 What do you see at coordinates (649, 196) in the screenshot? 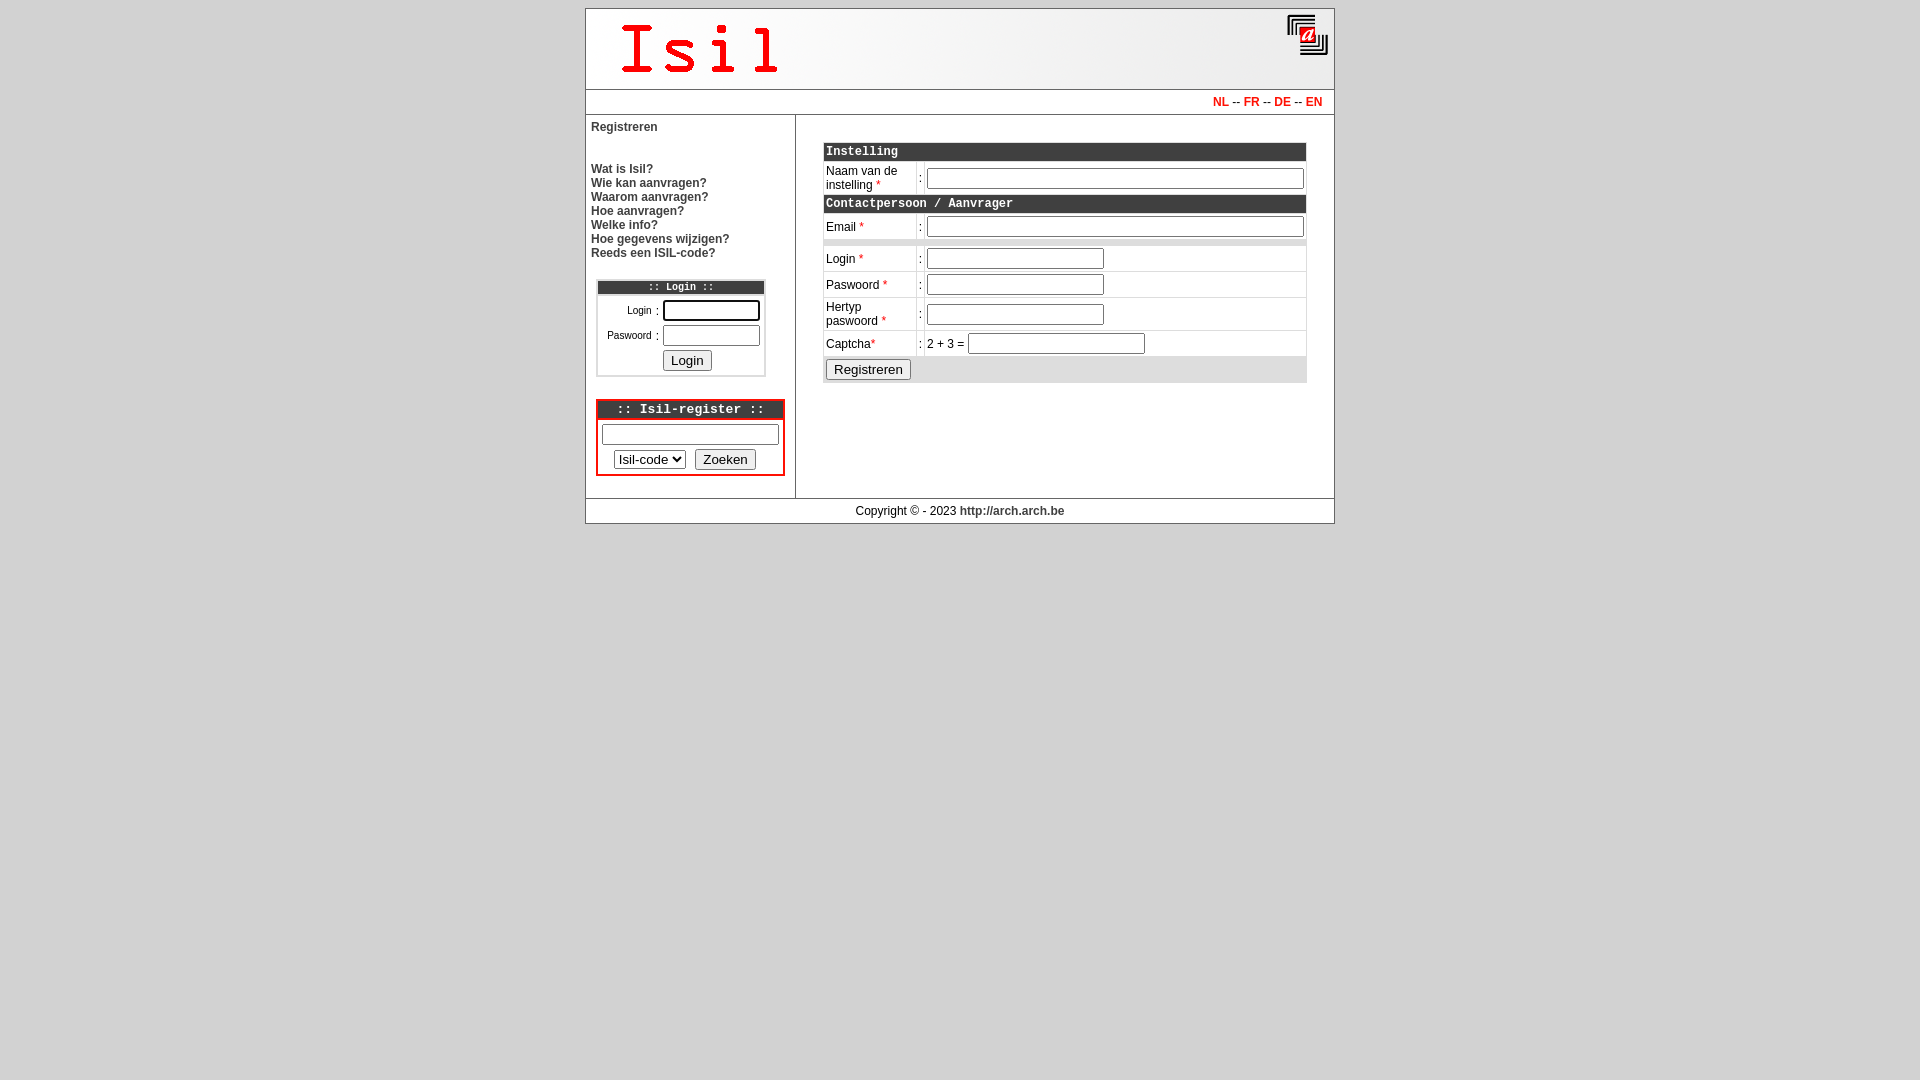
I see `'Waarom aanvragen?'` at bounding box center [649, 196].